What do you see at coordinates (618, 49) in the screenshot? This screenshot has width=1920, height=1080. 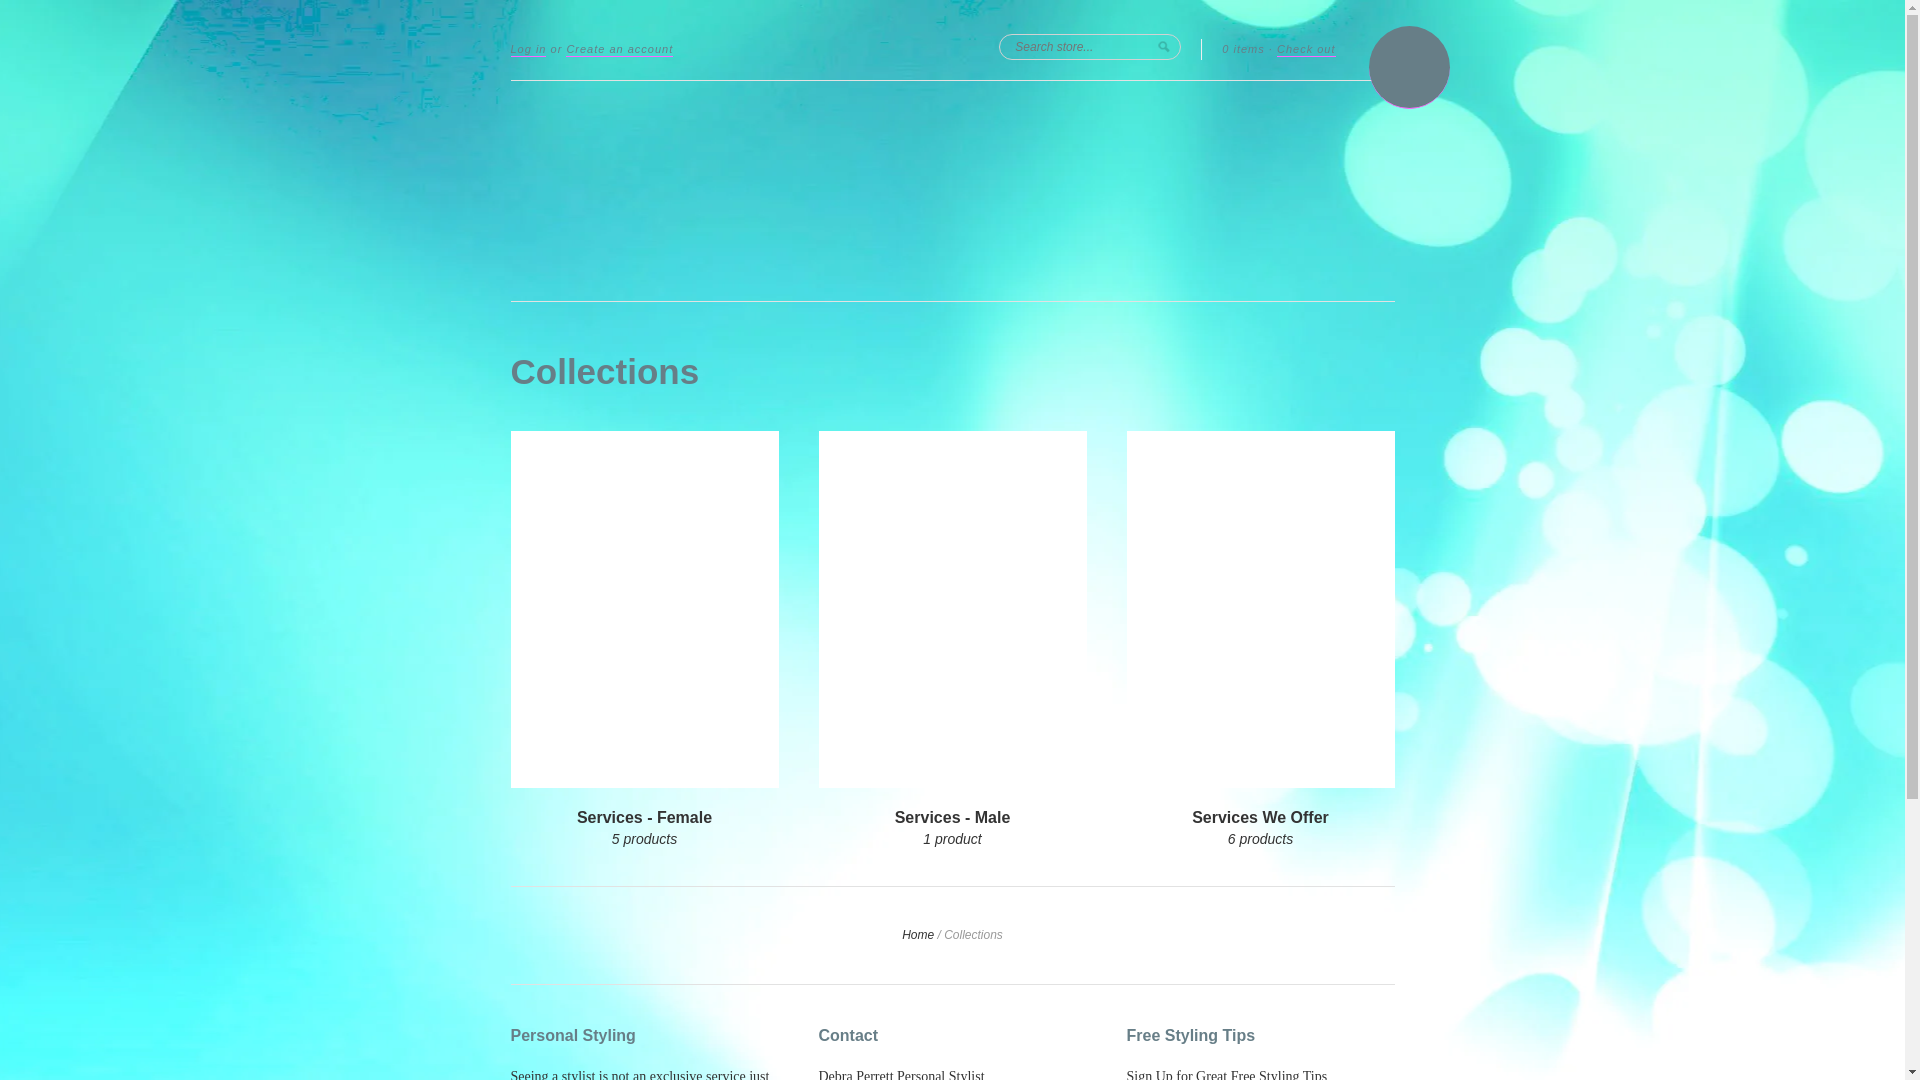 I see `'Create an account'` at bounding box center [618, 49].